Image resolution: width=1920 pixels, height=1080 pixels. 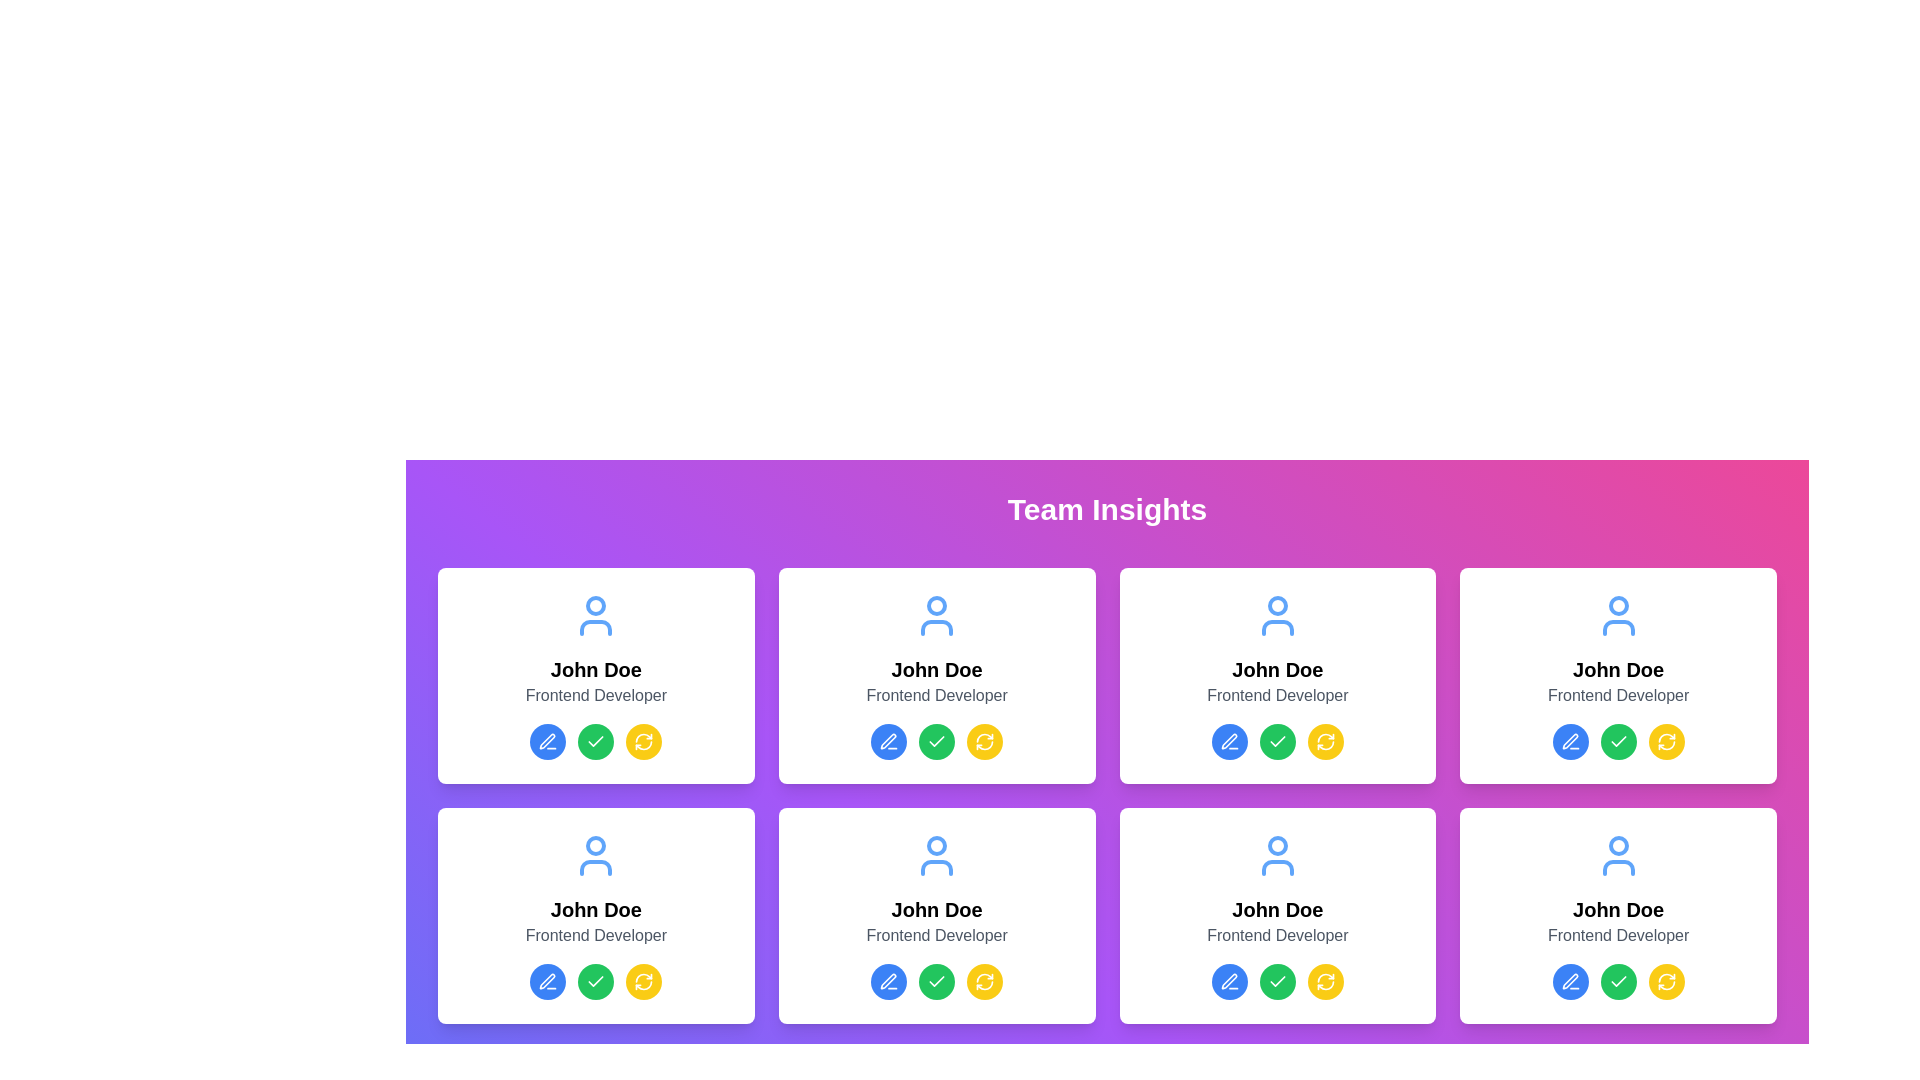 What do you see at coordinates (936, 741) in the screenshot?
I see `the confirmation button with a checkmark icon using keyboard navigation` at bounding box center [936, 741].